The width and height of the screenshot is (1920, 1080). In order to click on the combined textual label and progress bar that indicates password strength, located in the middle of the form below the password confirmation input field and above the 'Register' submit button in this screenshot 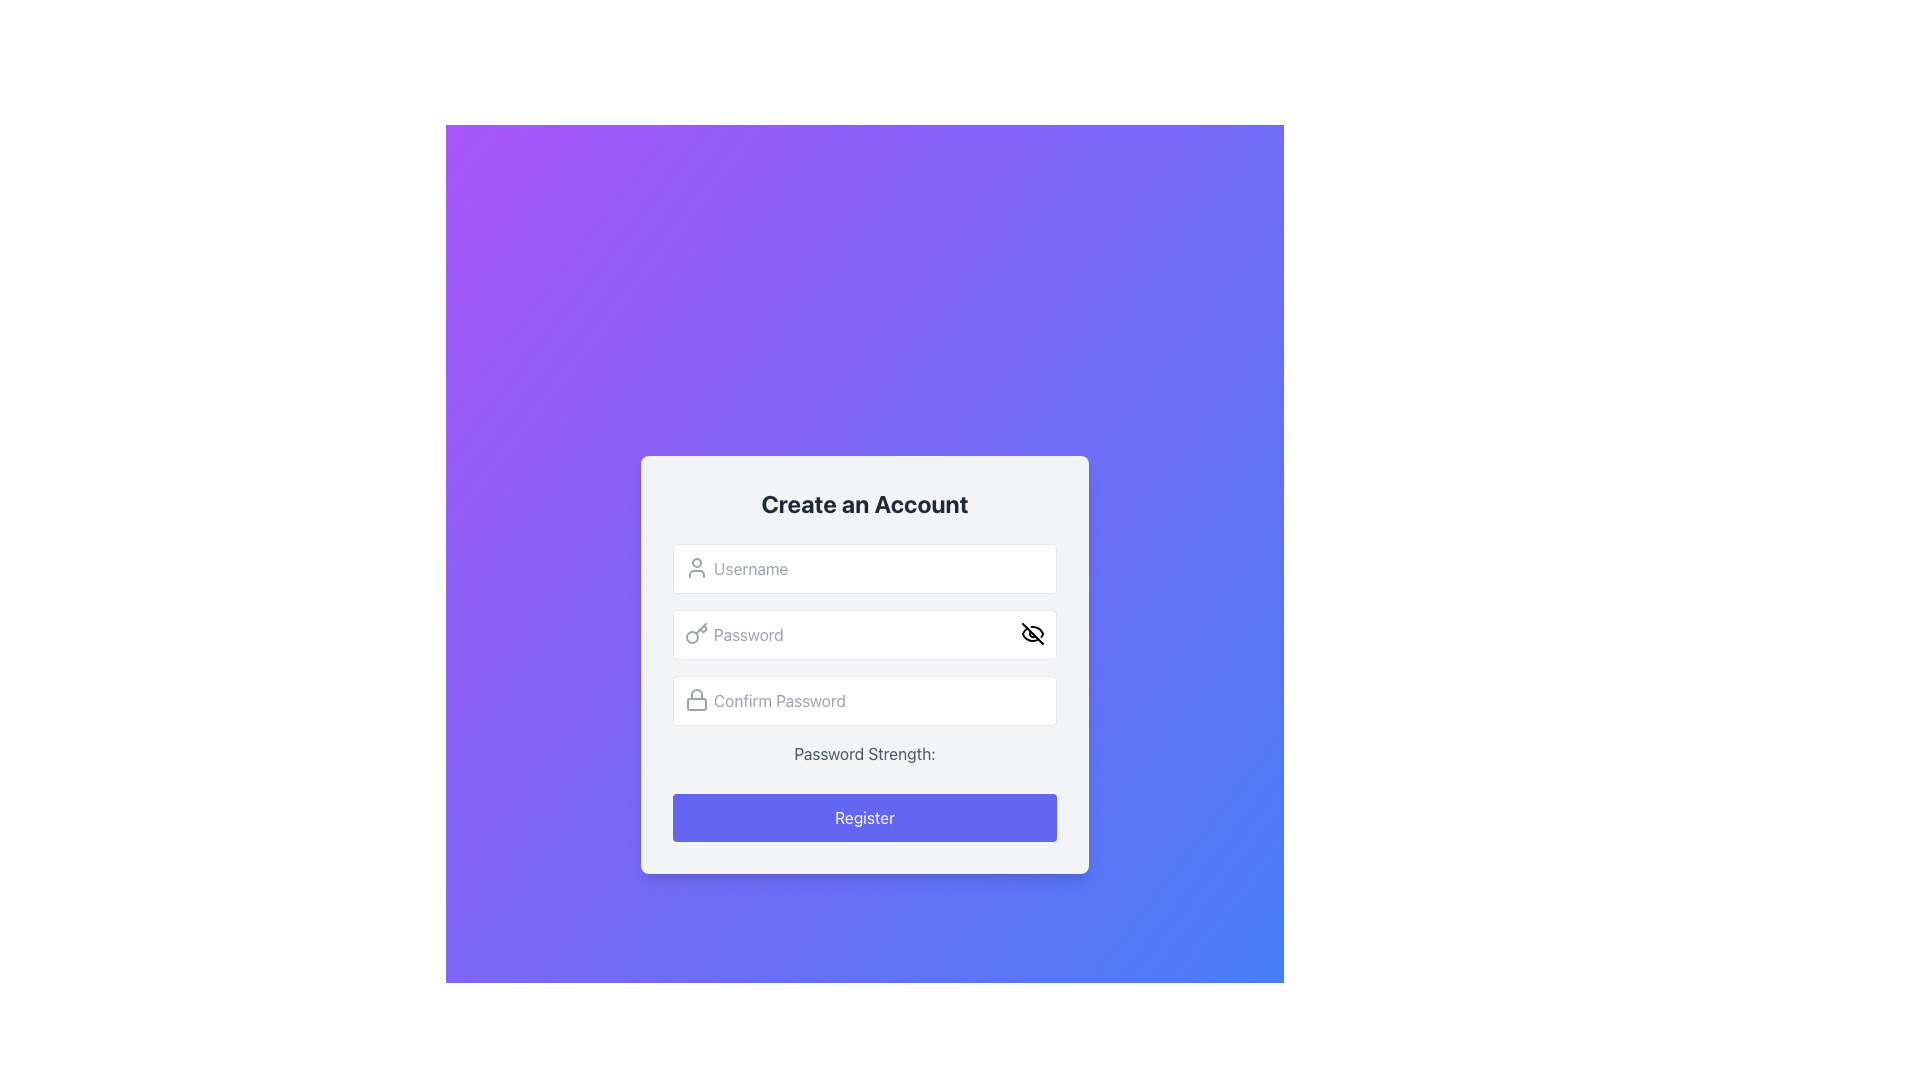, I will do `click(864, 759)`.